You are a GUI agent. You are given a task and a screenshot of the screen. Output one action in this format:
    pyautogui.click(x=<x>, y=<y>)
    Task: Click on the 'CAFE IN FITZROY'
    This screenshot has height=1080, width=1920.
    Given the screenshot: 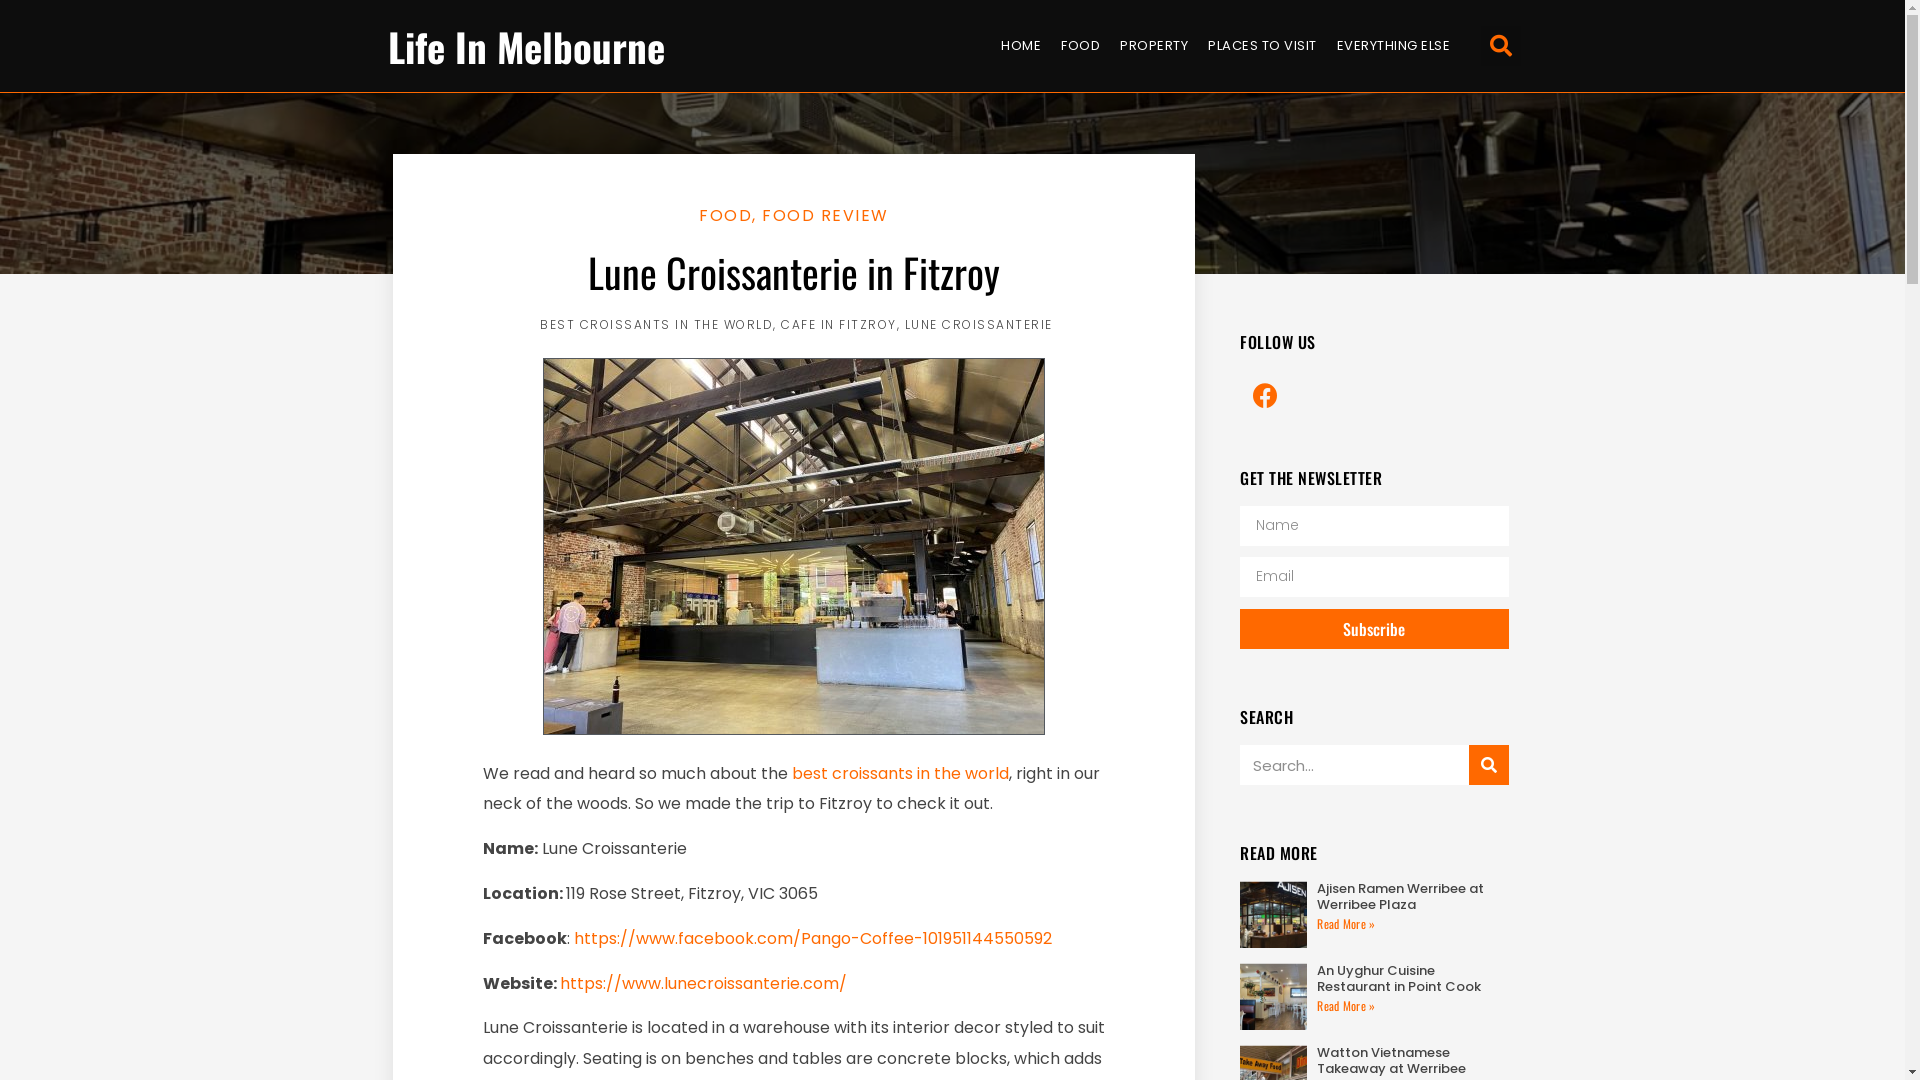 What is the action you would take?
    pyautogui.click(x=839, y=323)
    